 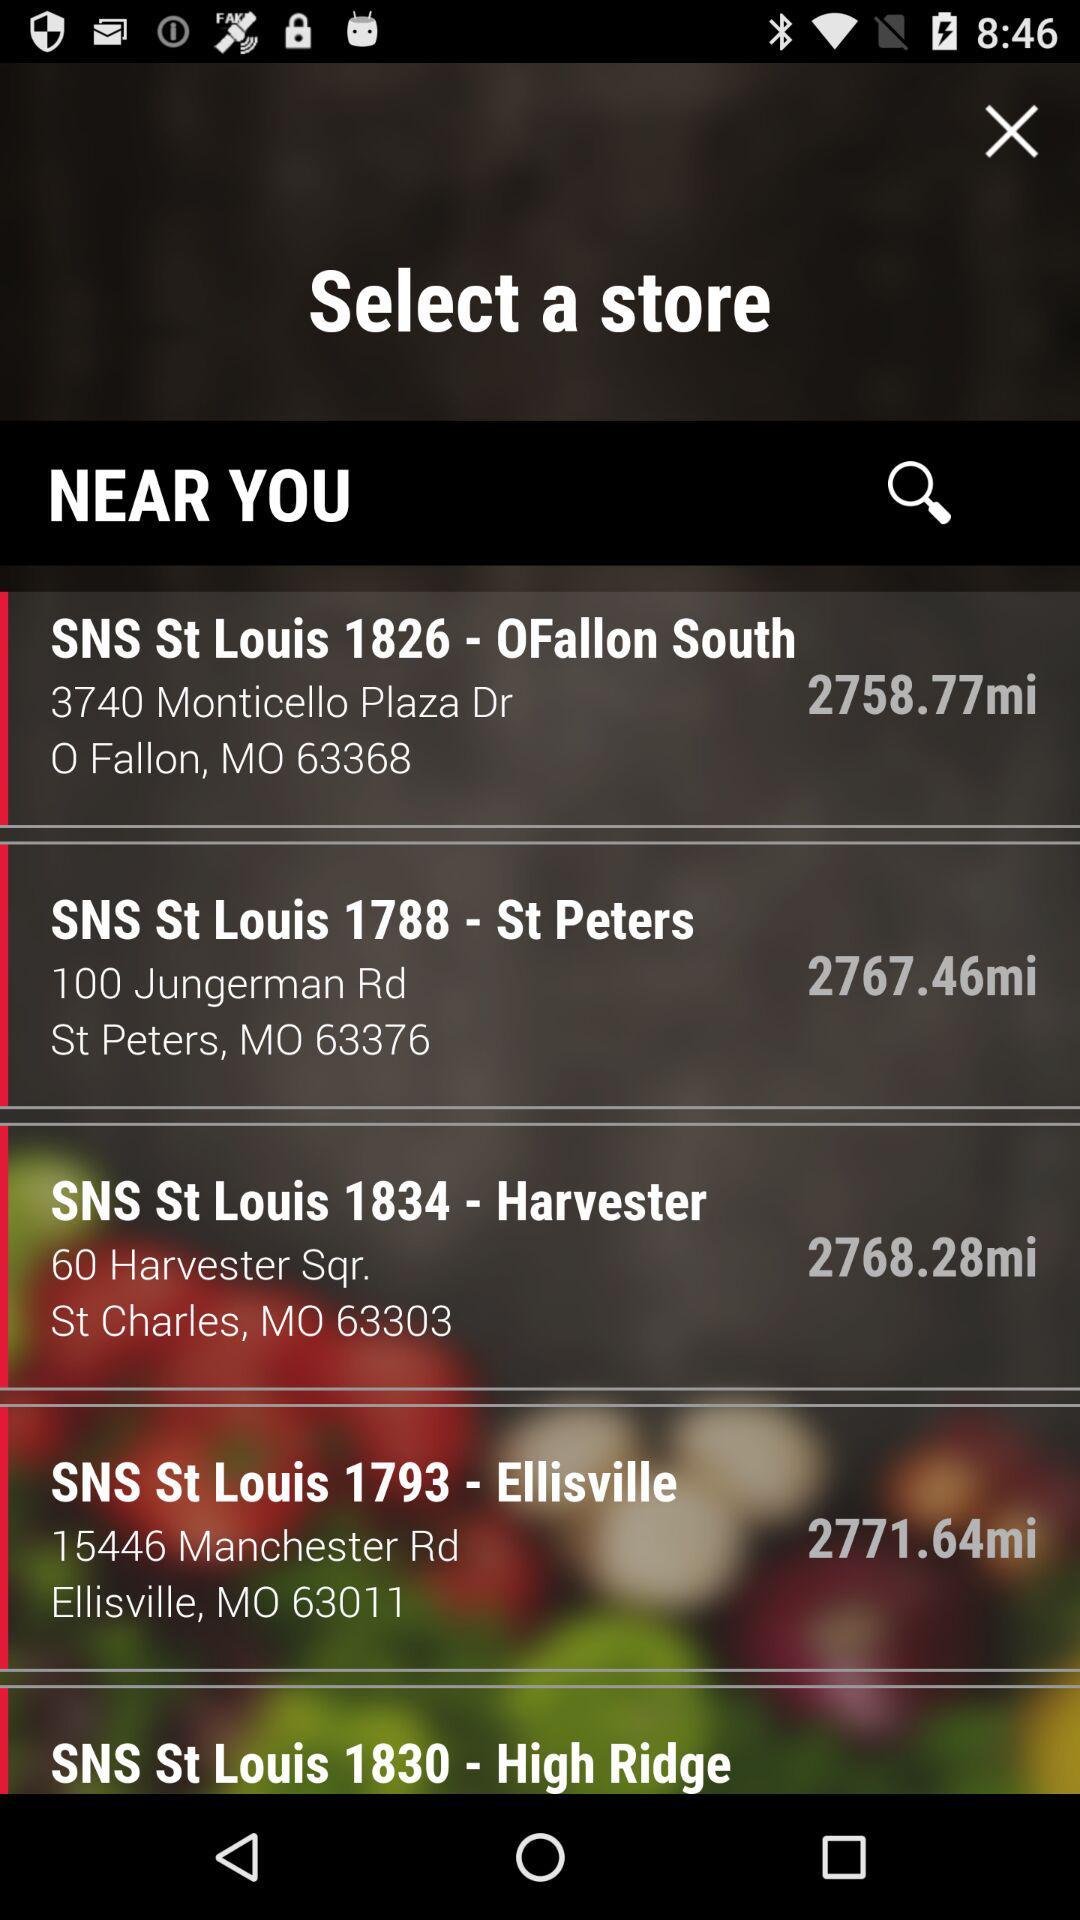 What do you see at coordinates (919, 492) in the screenshot?
I see `serce` at bounding box center [919, 492].